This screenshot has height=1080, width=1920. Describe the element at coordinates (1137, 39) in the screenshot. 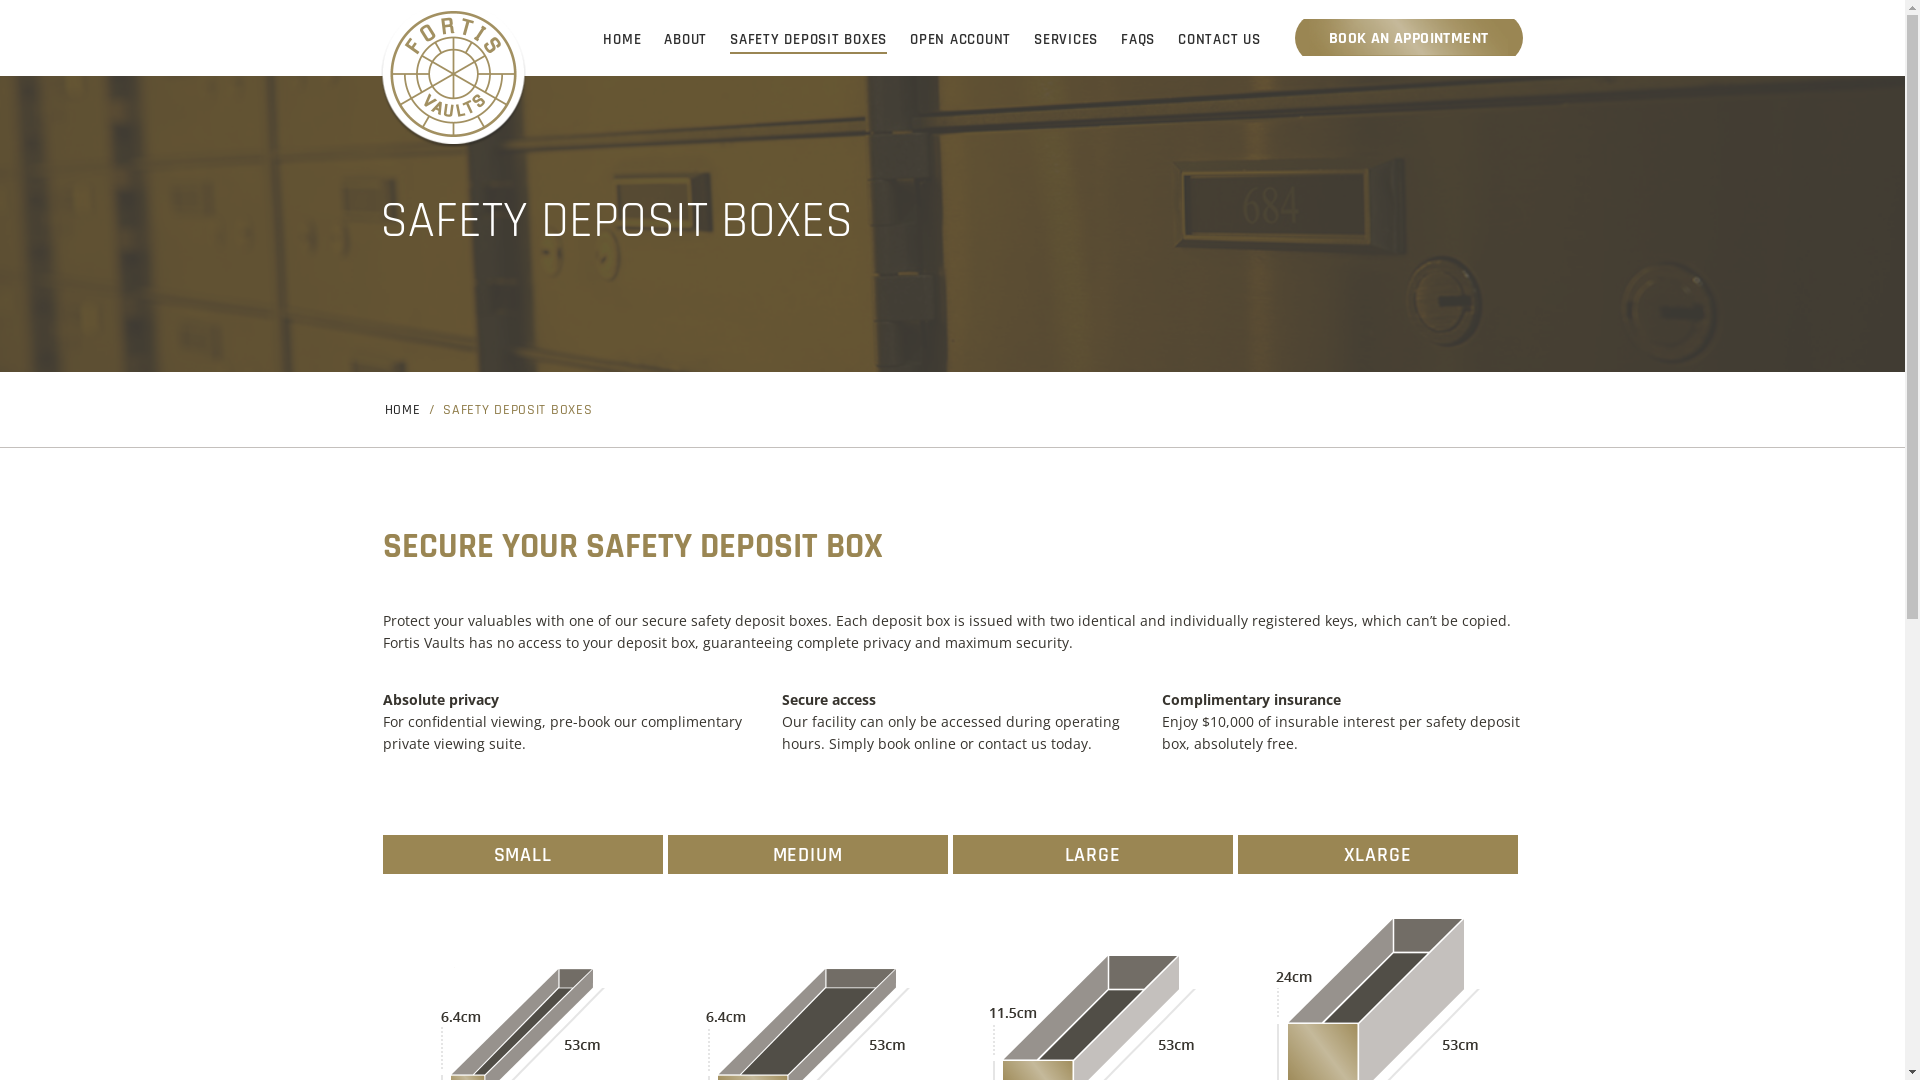

I see `'FAQS'` at that location.